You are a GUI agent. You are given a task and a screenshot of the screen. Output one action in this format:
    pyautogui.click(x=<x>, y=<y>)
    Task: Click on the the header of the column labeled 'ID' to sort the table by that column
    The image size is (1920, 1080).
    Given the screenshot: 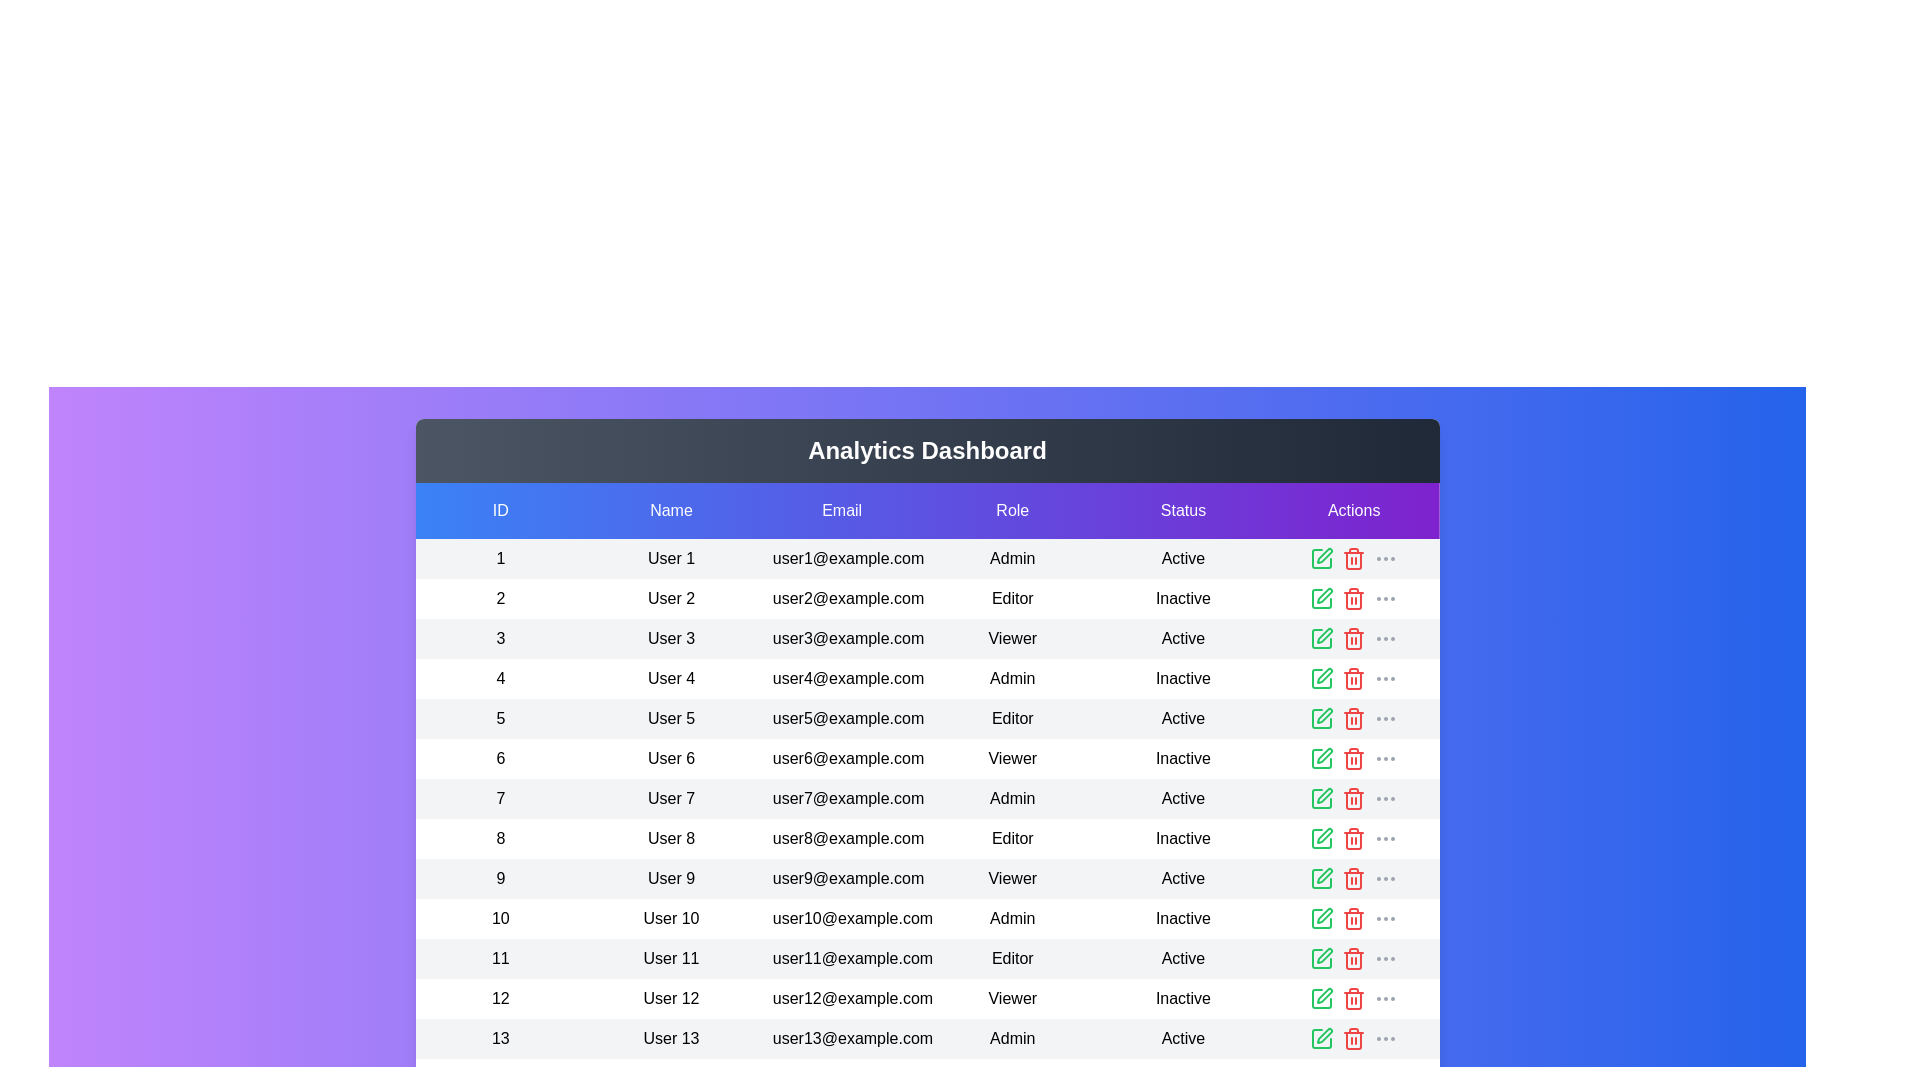 What is the action you would take?
    pyautogui.click(x=500, y=509)
    